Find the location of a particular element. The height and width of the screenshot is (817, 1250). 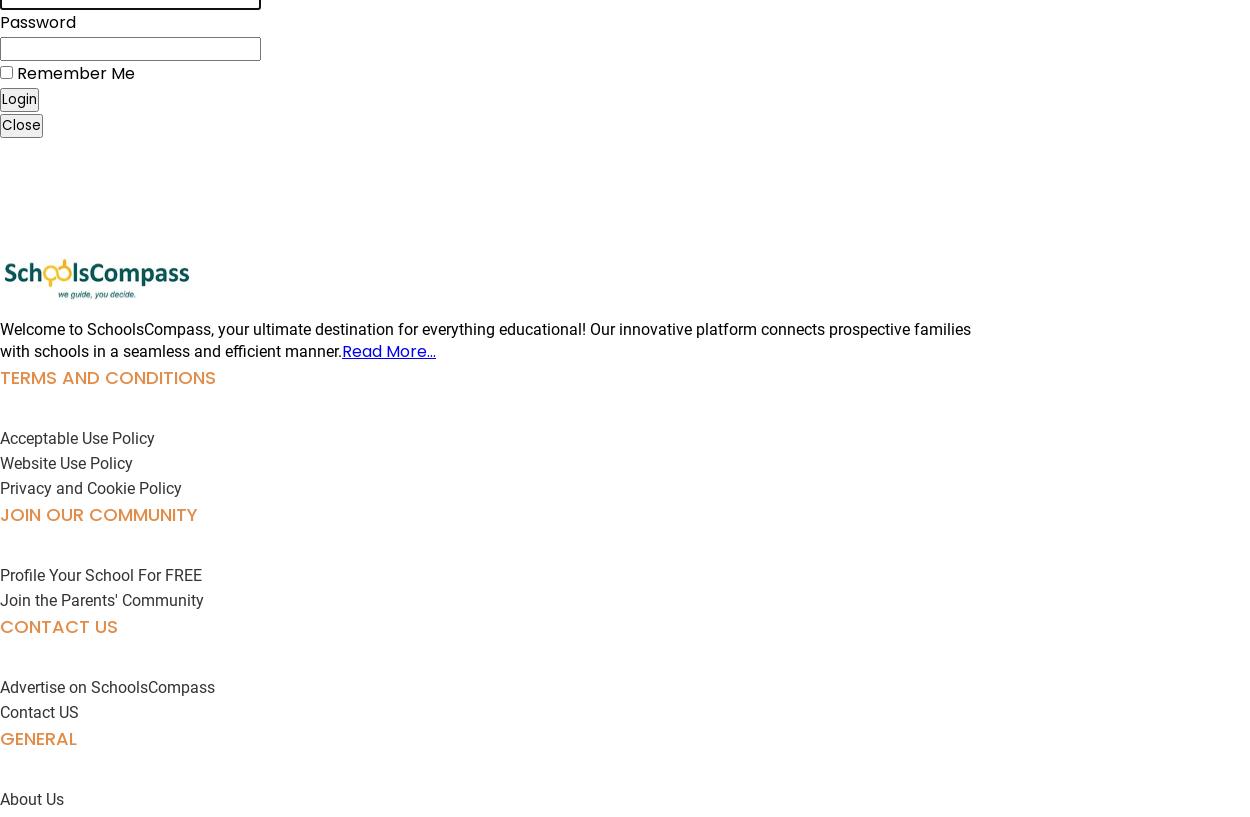

'Advertise on SchoolsCompass' is located at coordinates (106, 686).